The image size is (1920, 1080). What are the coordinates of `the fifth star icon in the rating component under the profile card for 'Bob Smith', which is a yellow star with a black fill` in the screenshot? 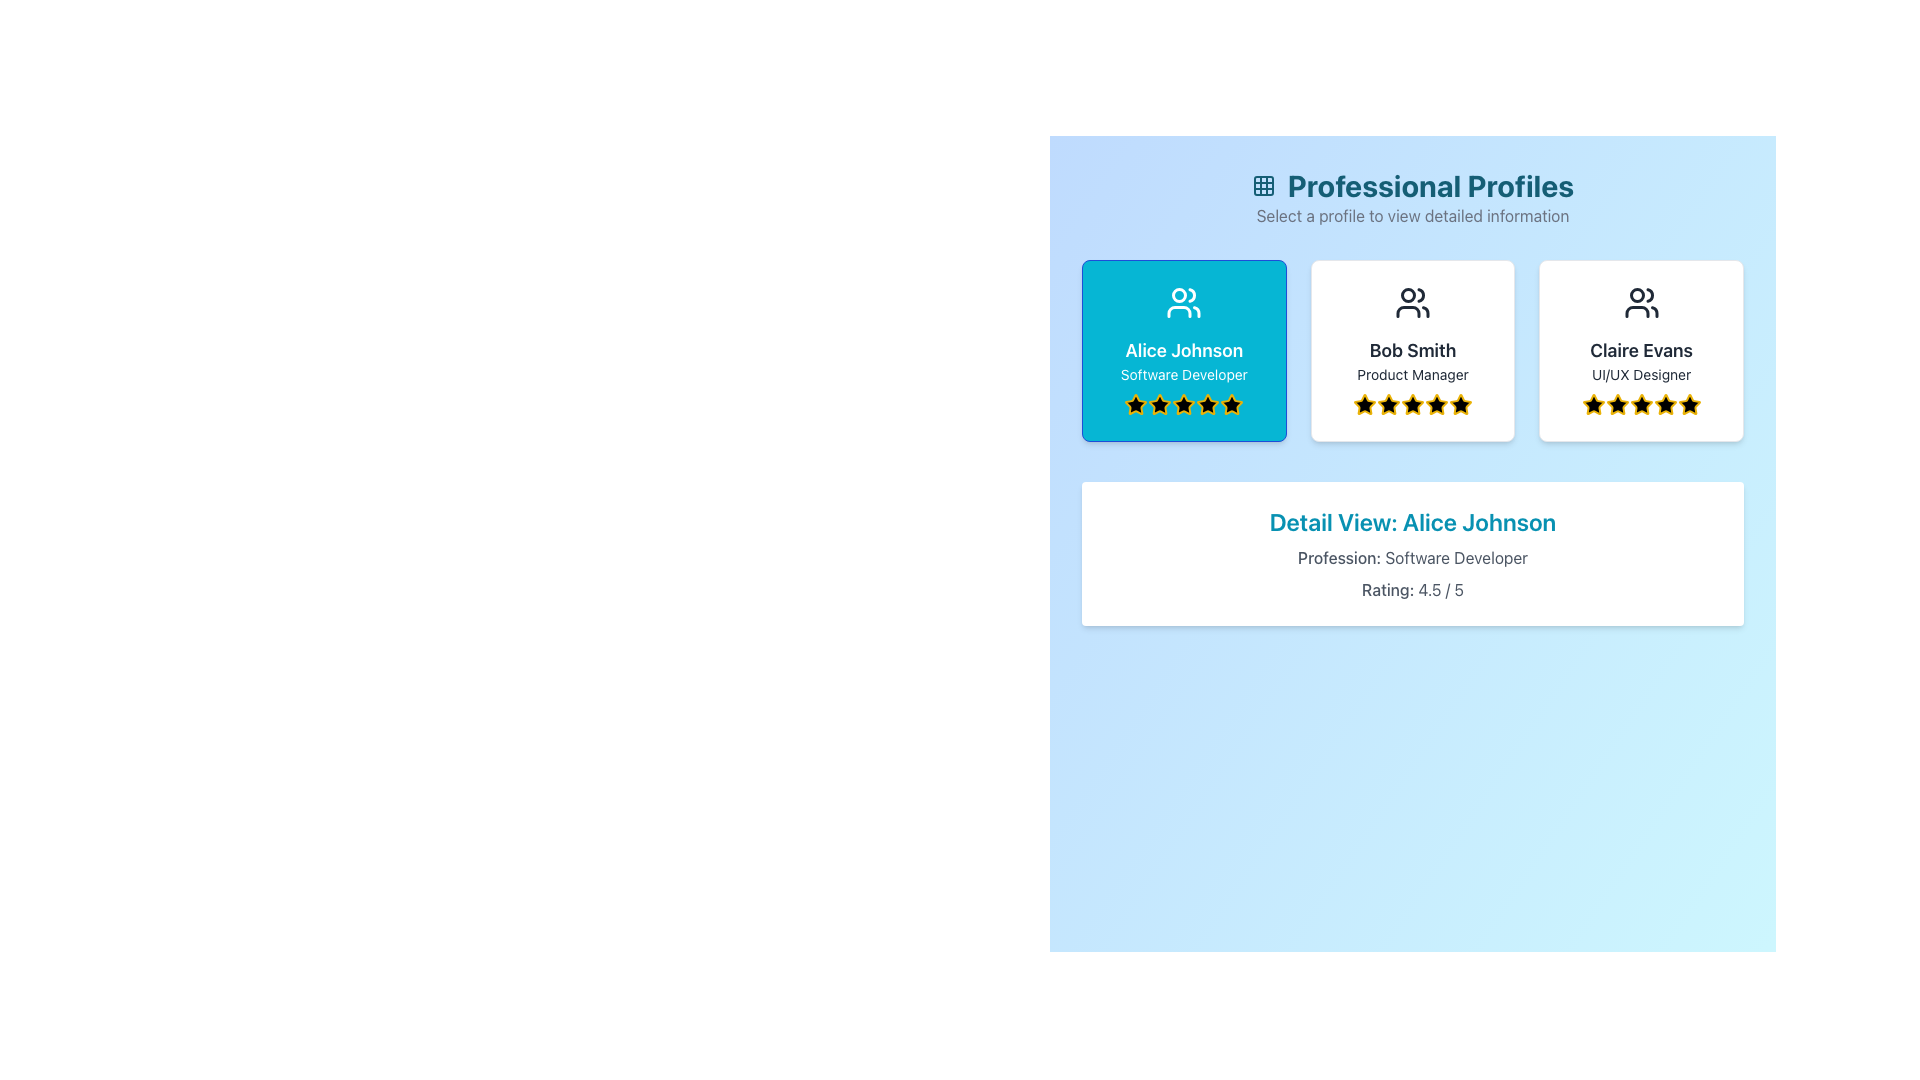 It's located at (1435, 405).